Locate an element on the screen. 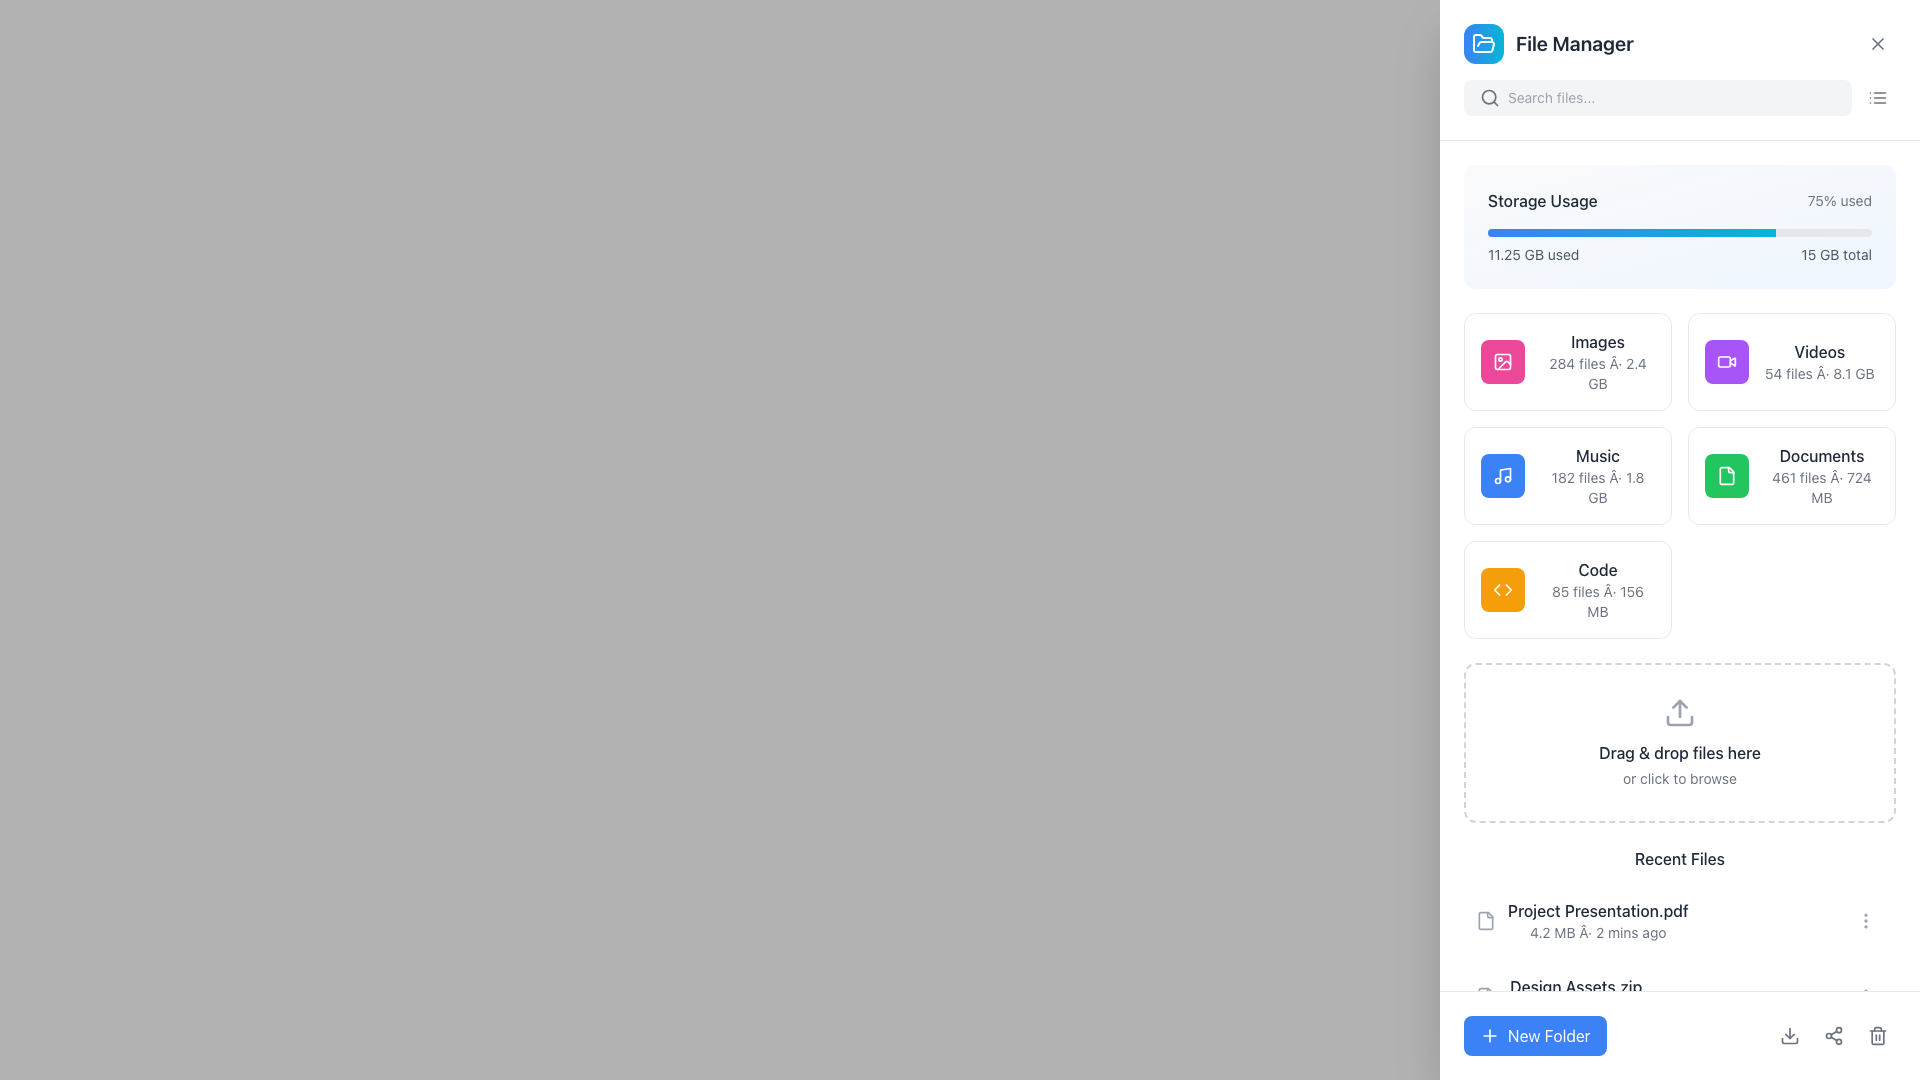  vertical line segment of the musical note icon, which is a vector graphic element, in the developer tools is located at coordinates (1505, 474).